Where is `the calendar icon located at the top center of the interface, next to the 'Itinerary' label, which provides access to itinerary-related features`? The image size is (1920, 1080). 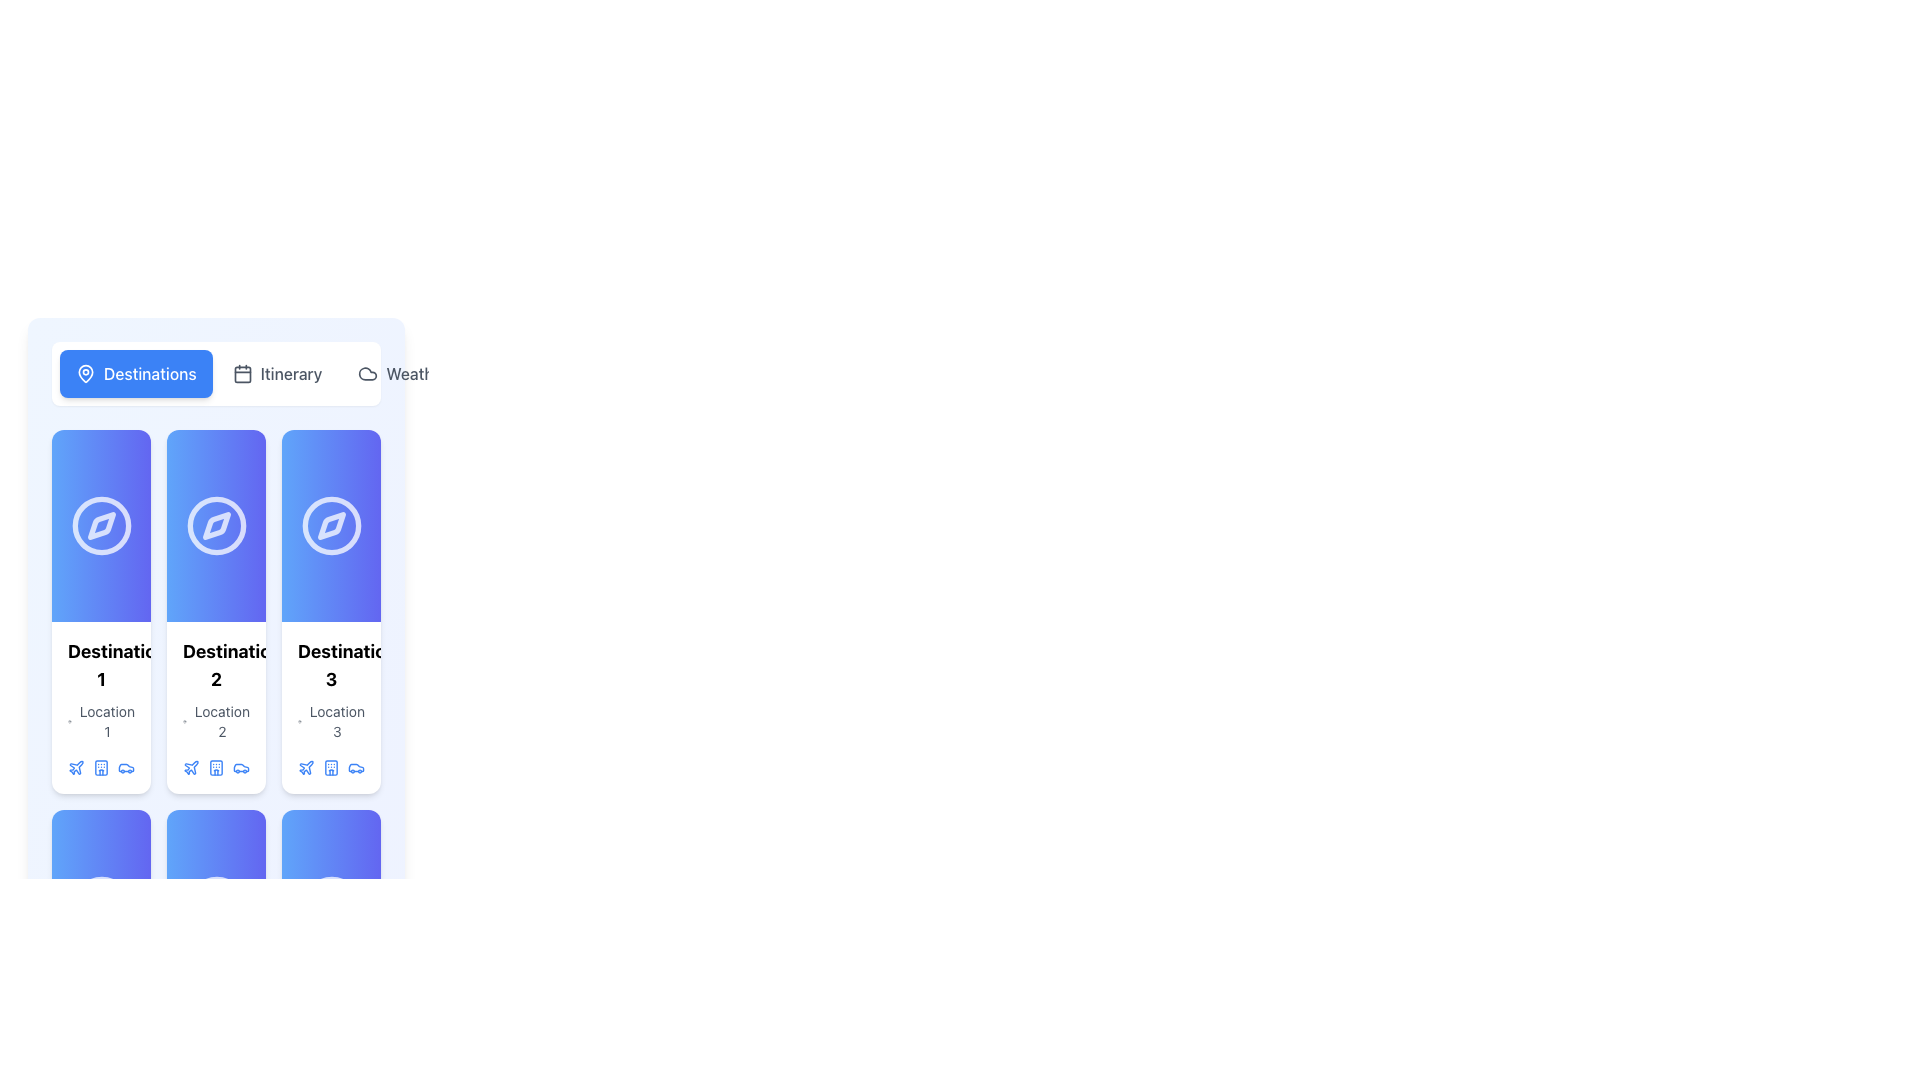 the calendar icon located at the top center of the interface, next to the 'Itinerary' label, which provides access to itinerary-related features is located at coordinates (241, 374).